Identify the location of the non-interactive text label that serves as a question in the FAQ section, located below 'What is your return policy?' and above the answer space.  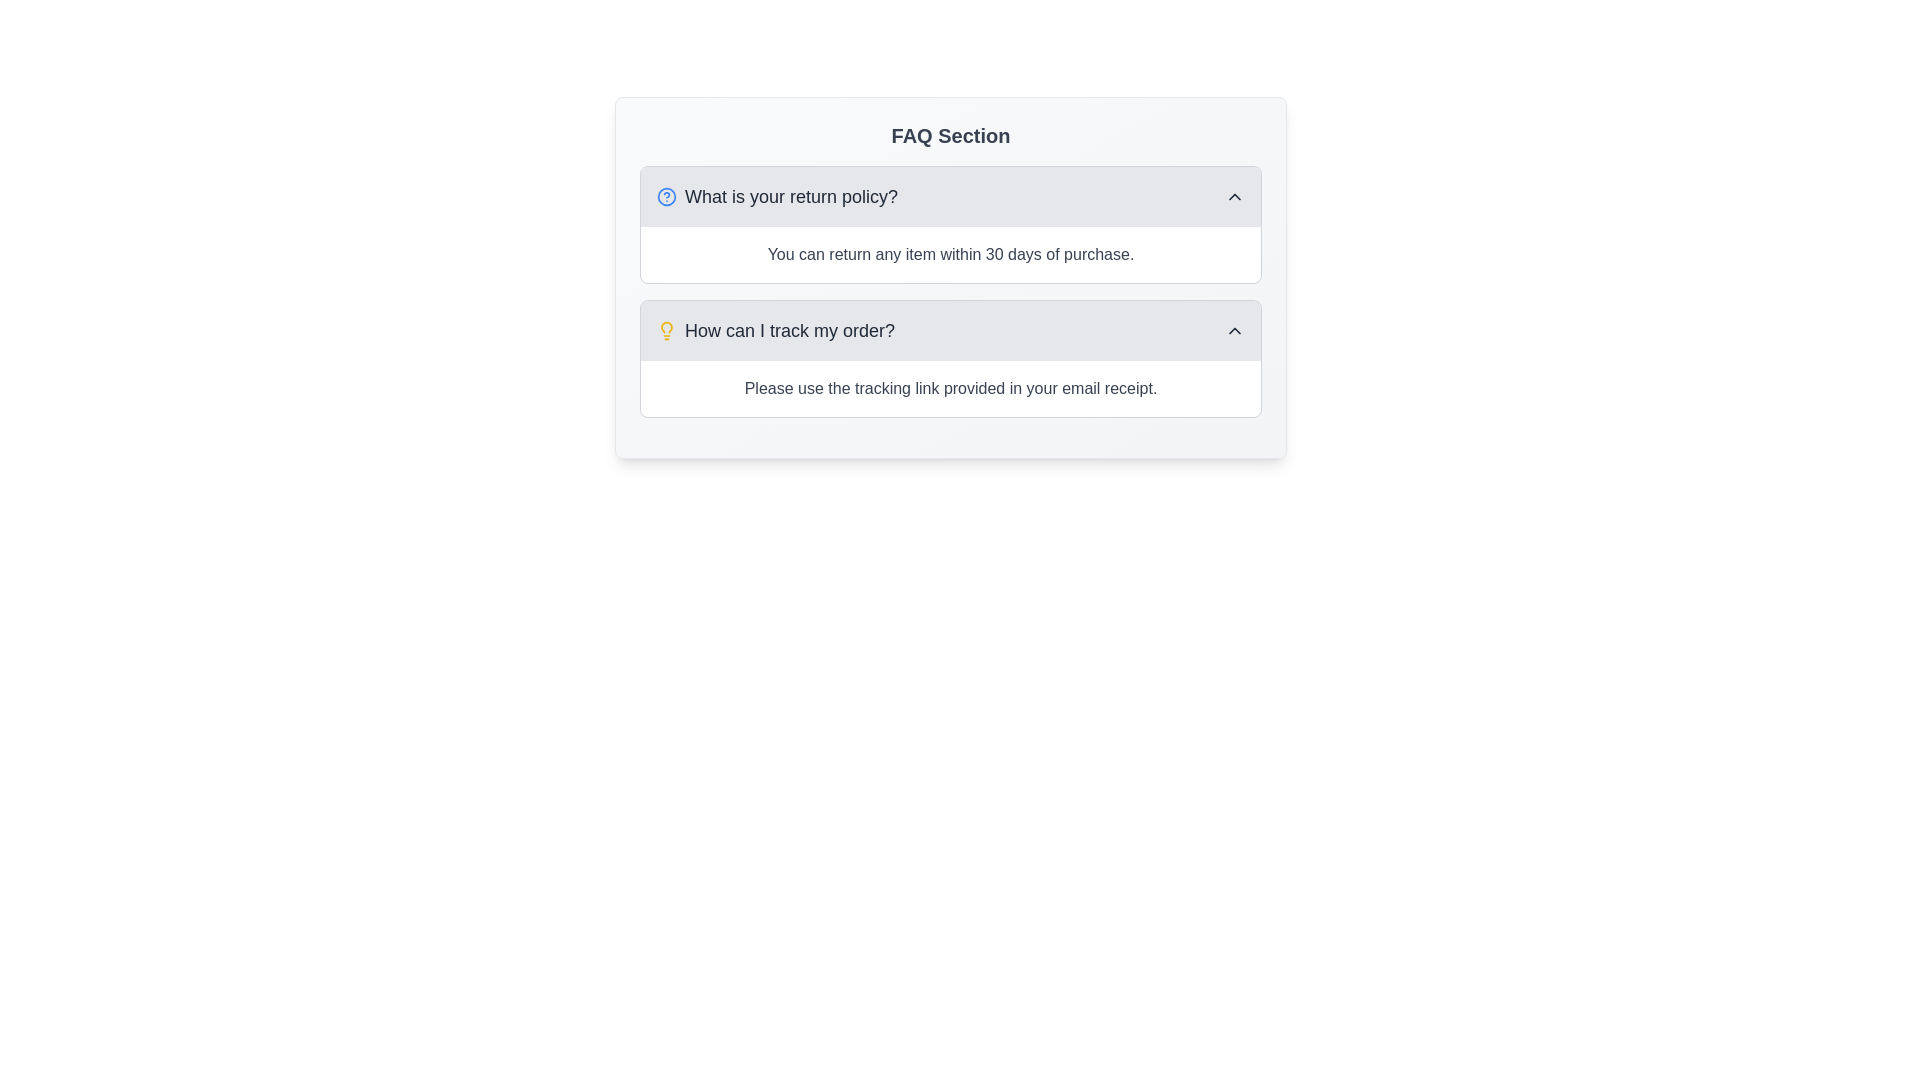
(775, 330).